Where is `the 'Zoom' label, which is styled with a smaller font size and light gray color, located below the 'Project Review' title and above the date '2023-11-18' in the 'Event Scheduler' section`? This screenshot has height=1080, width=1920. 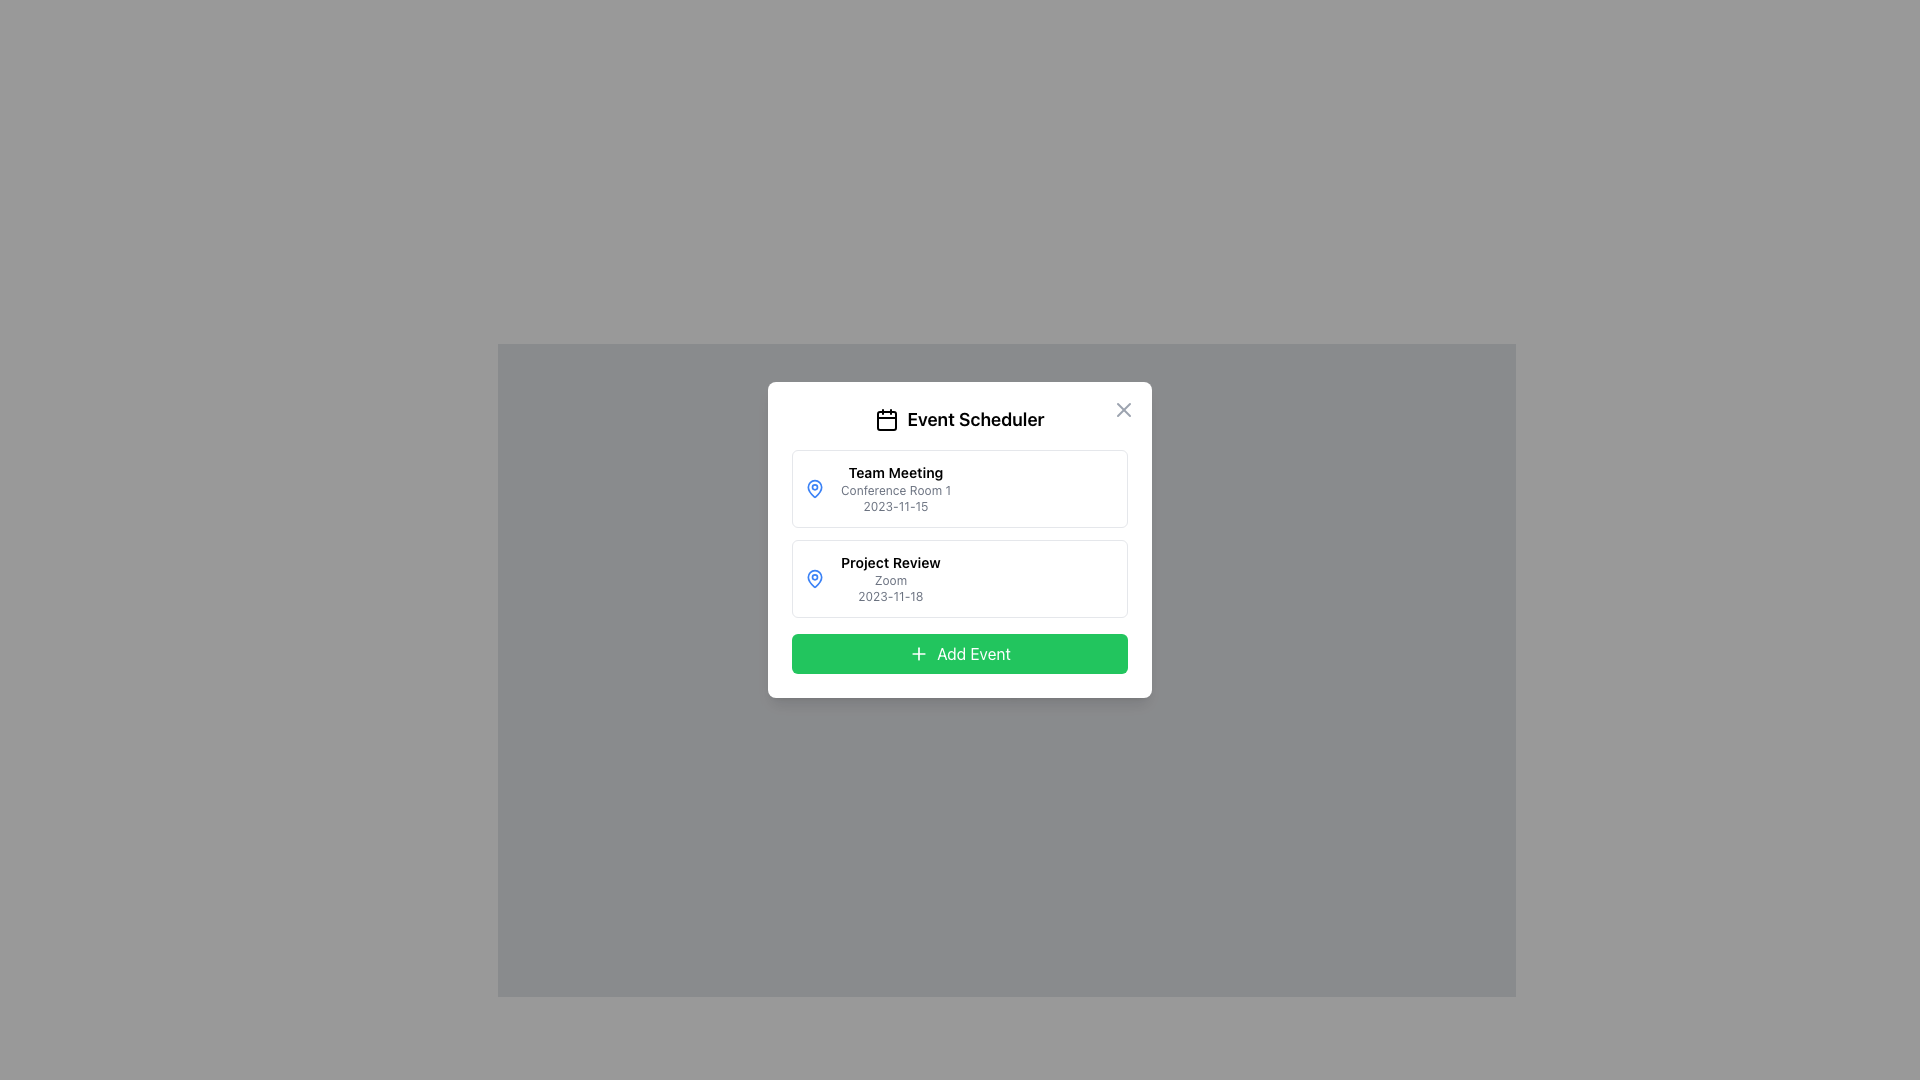
the 'Zoom' label, which is styled with a smaller font size and light gray color, located below the 'Project Review' title and above the date '2023-11-18' in the 'Event Scheduler' section is located at coordinates (889, 581).